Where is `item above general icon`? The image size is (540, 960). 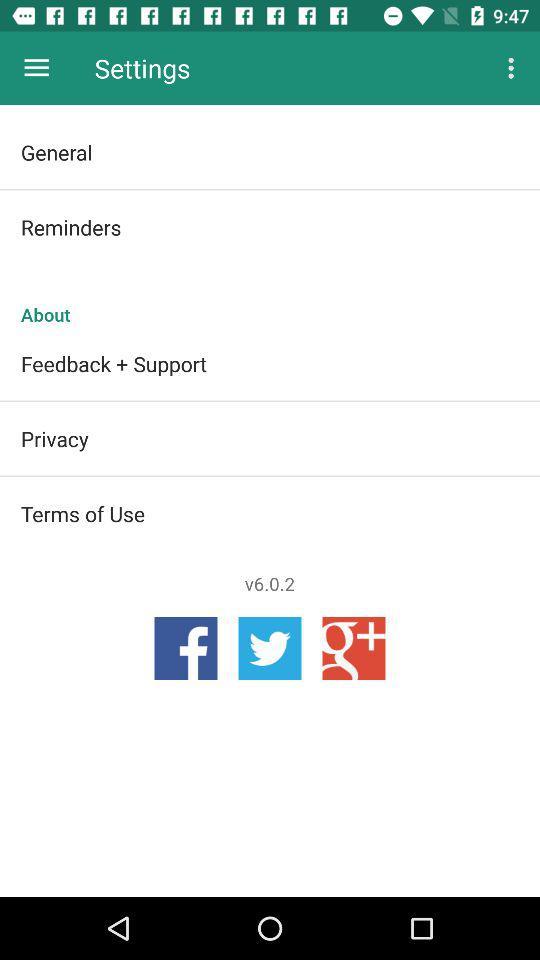
item above general icon is located at coordinates (513, 68).